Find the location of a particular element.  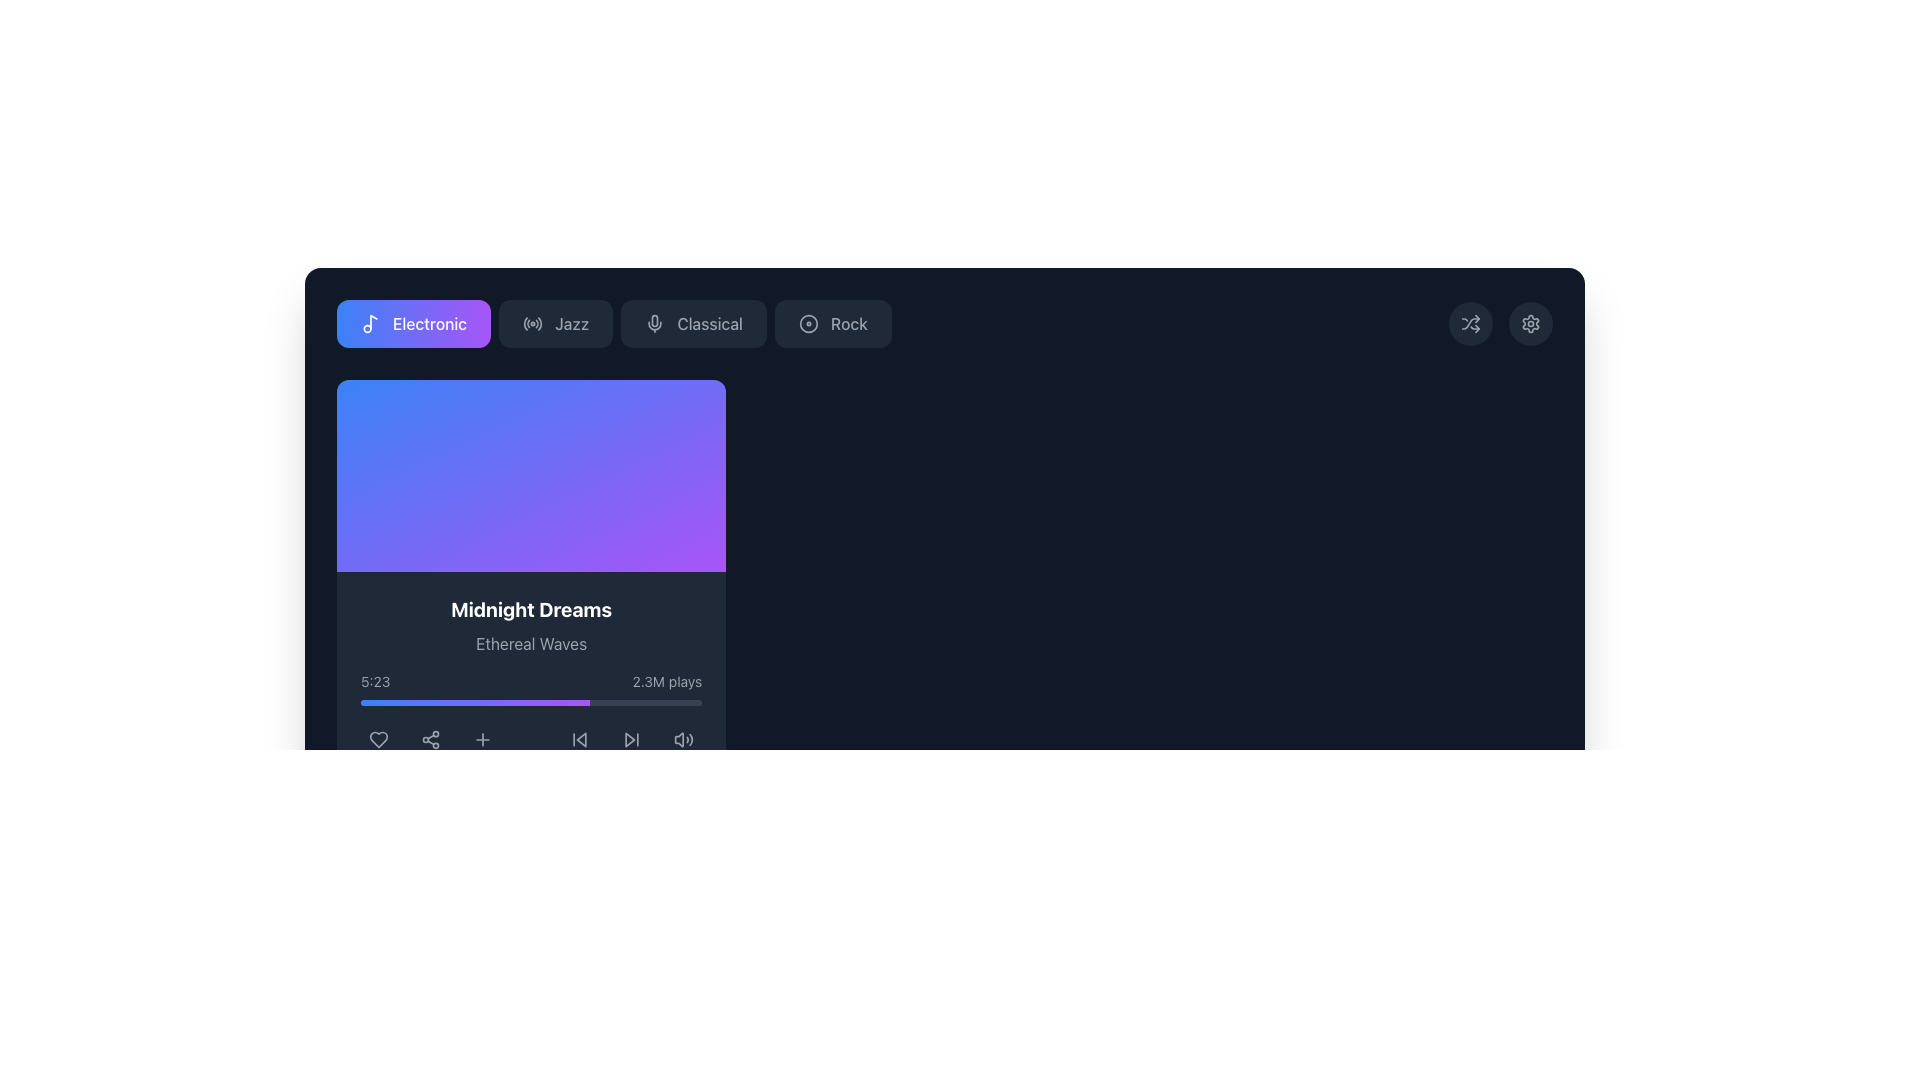

the first interactive button in the media control group is located at coordinates (579, 740).